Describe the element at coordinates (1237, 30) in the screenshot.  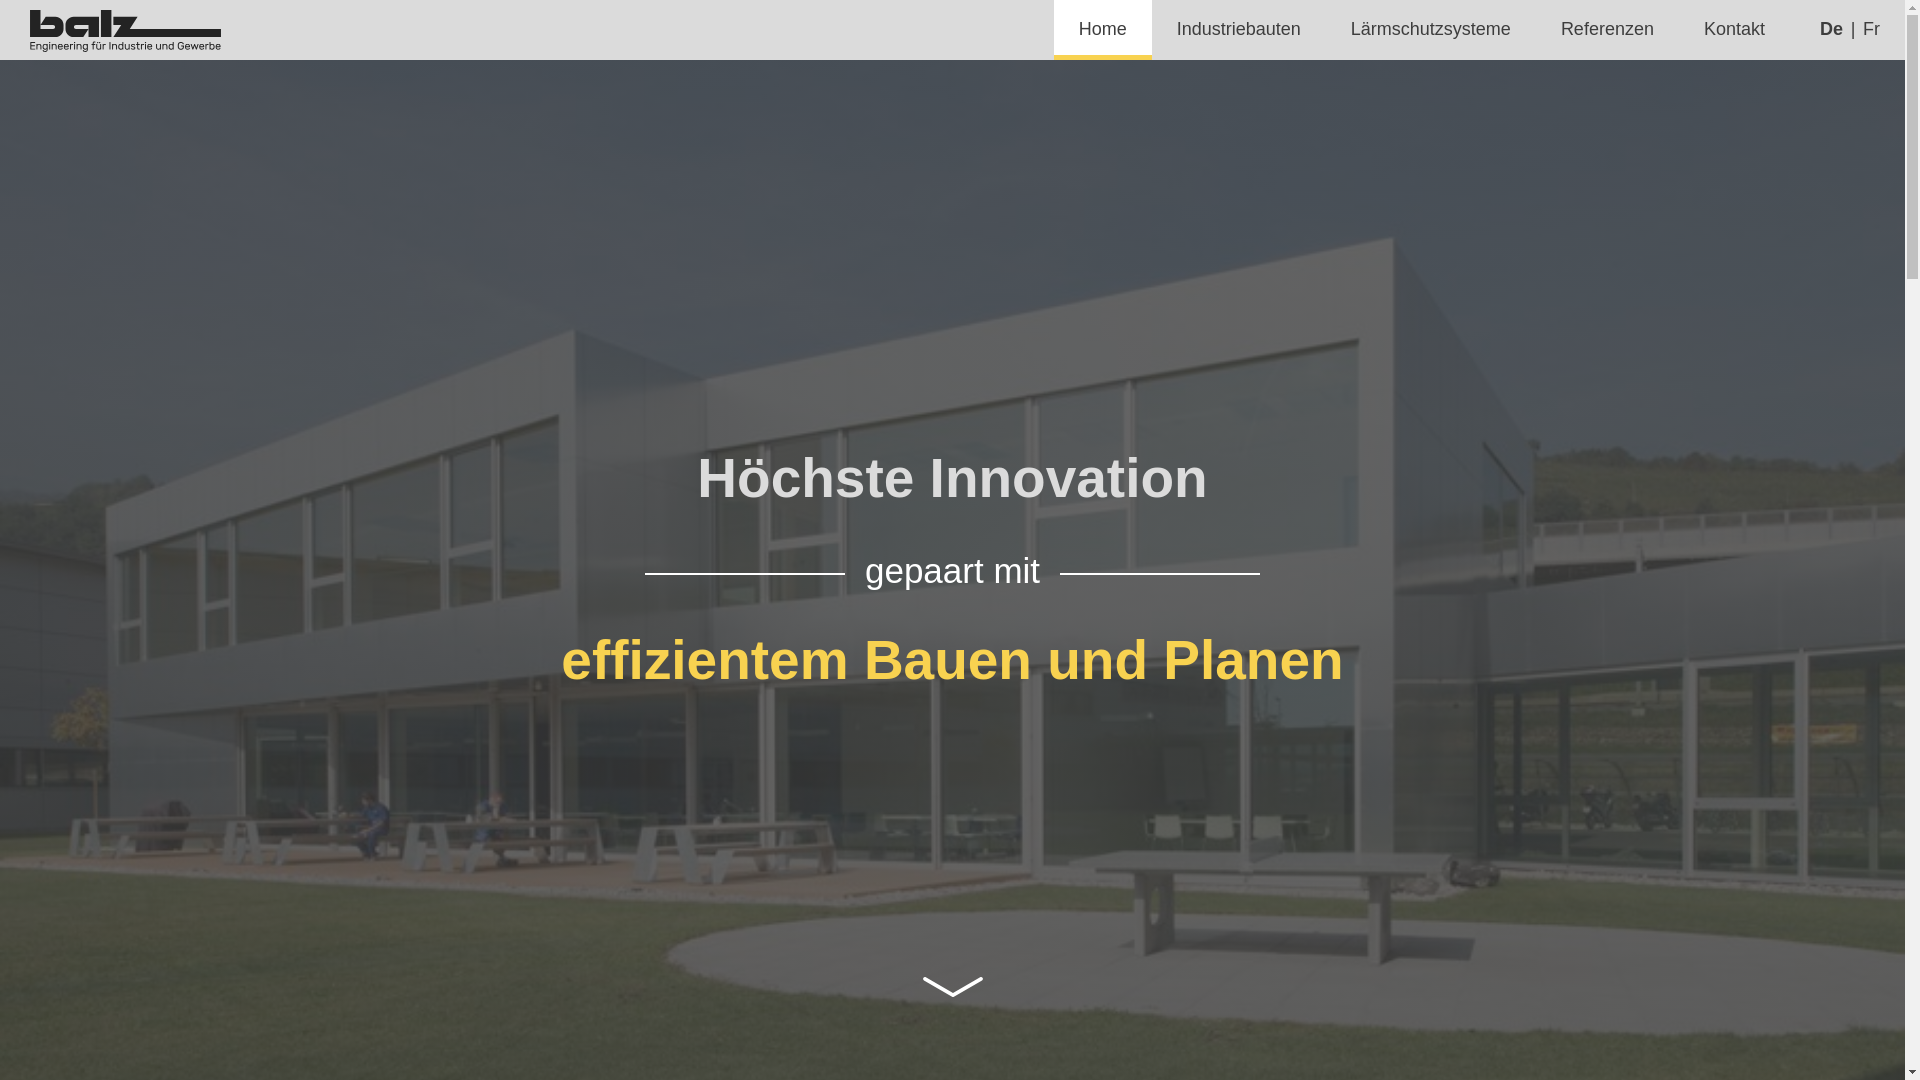
I see `'Industriebauten'` at that location.